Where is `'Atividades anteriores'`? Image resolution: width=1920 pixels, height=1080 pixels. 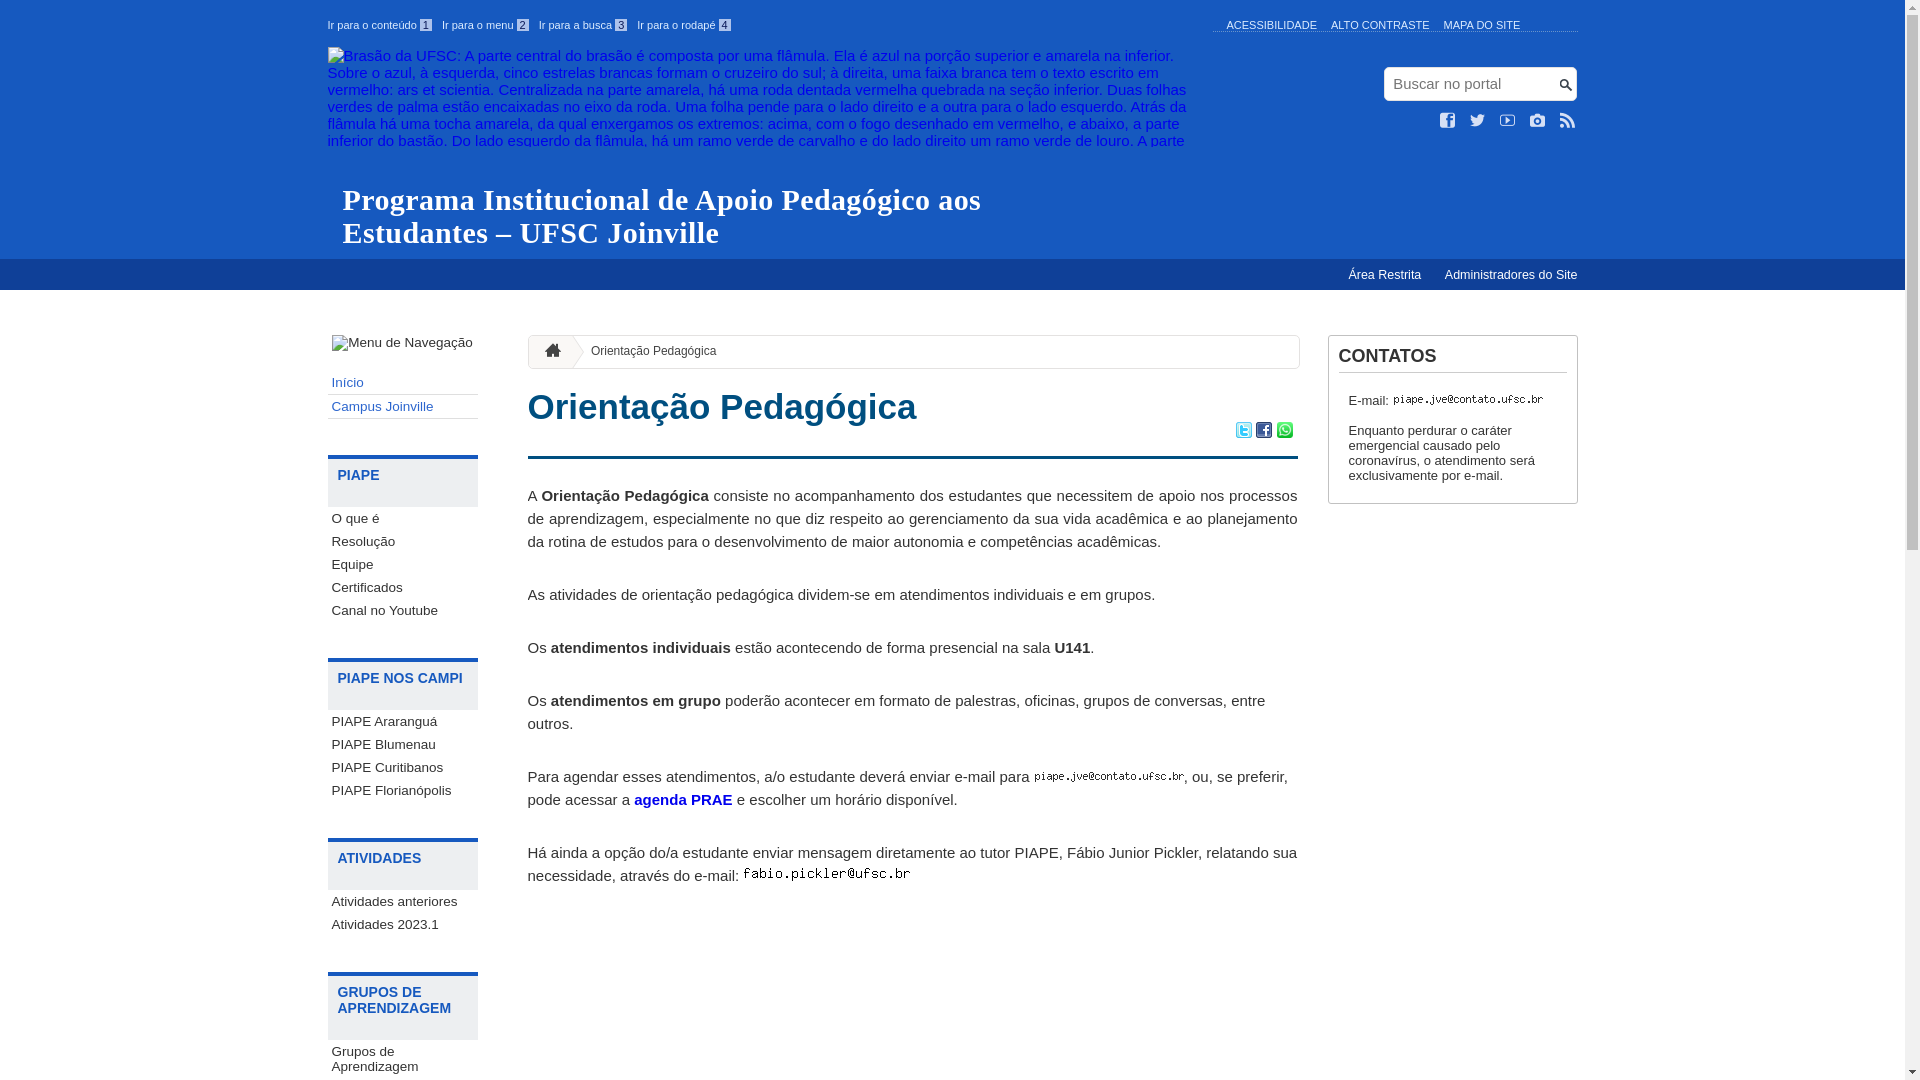 'Atividades anteriores' is located at coordinates (402, 901).